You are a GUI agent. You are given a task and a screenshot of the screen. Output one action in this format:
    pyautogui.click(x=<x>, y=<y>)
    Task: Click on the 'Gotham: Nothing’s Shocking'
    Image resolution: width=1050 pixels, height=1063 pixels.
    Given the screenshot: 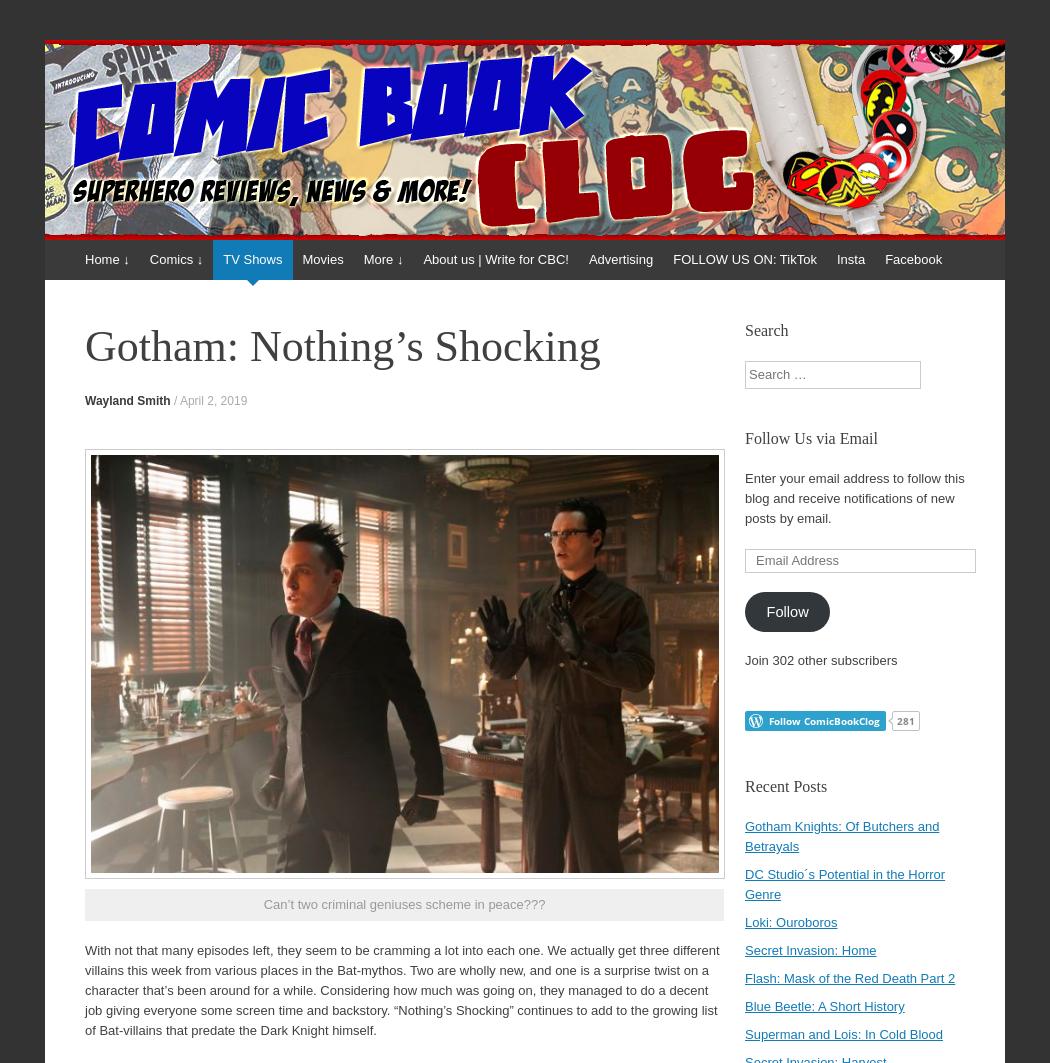 What is the action you would take?
    pyautogui.click(x=85, y=346)
    